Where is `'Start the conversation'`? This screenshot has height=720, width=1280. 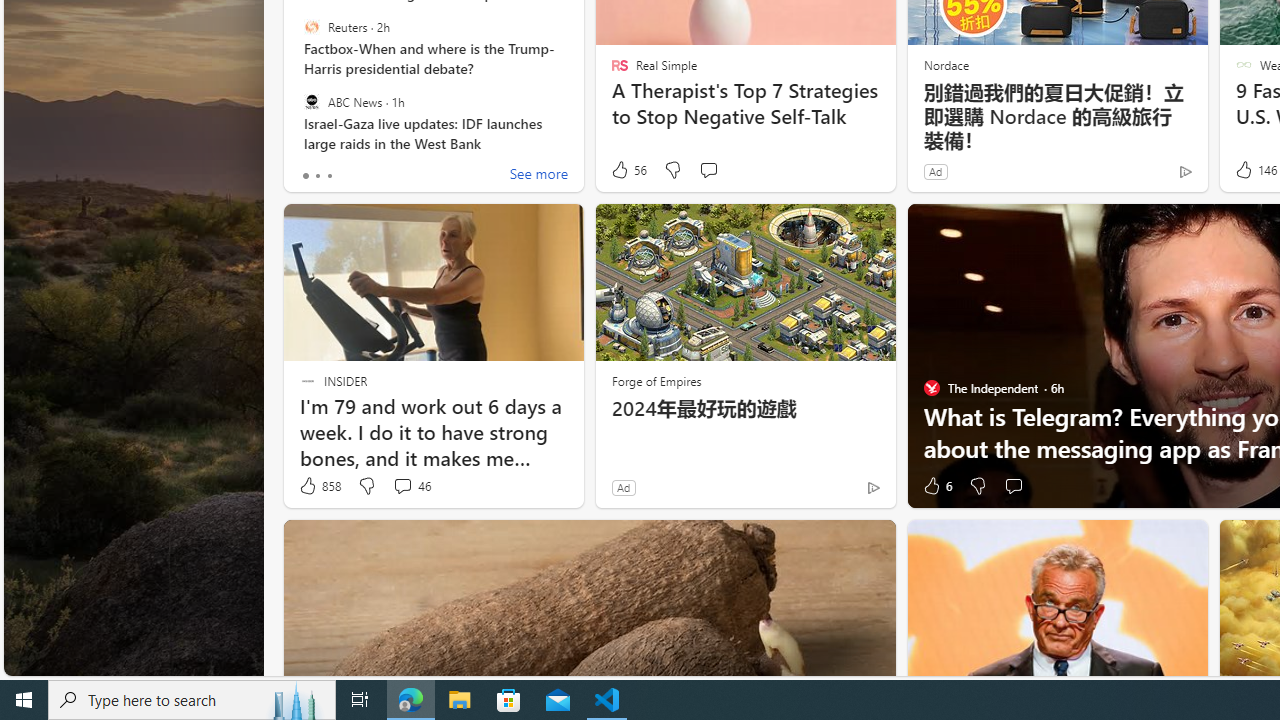
'Start the conversation' is located at coordinates (1013, 486).